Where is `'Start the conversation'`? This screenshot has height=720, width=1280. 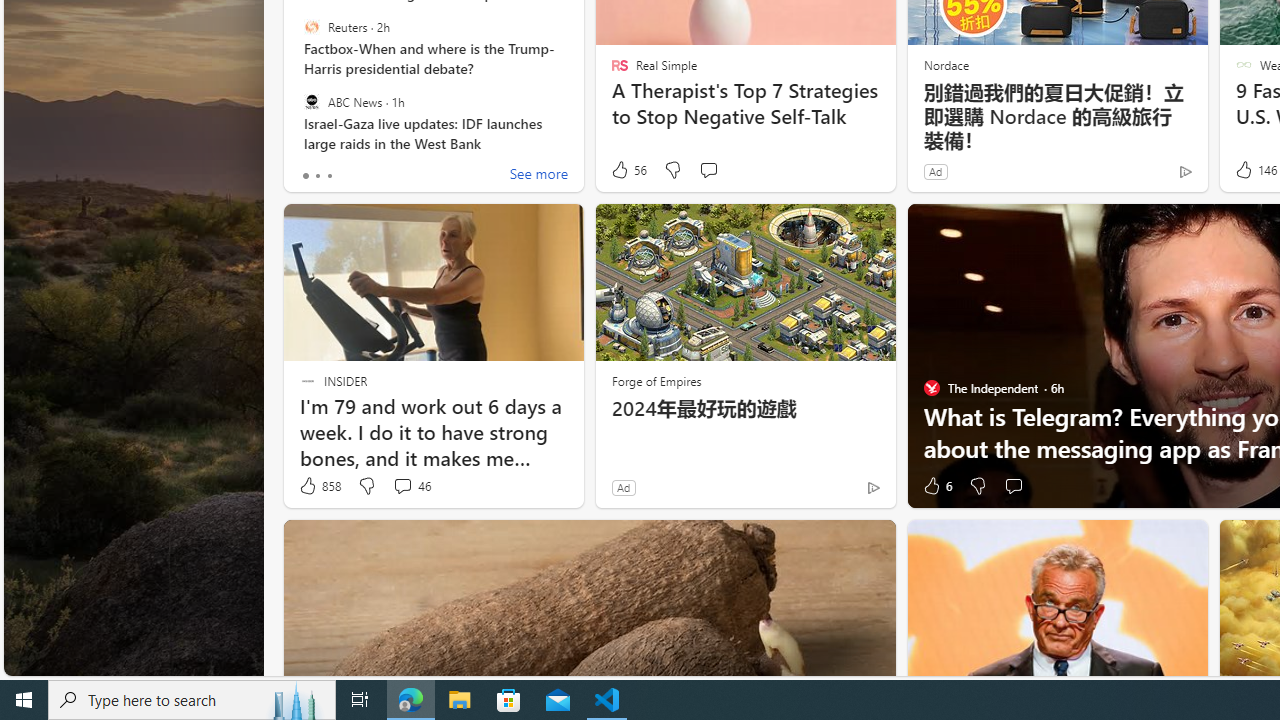
'Start the conversation' is located at coordinates (1013, 486).